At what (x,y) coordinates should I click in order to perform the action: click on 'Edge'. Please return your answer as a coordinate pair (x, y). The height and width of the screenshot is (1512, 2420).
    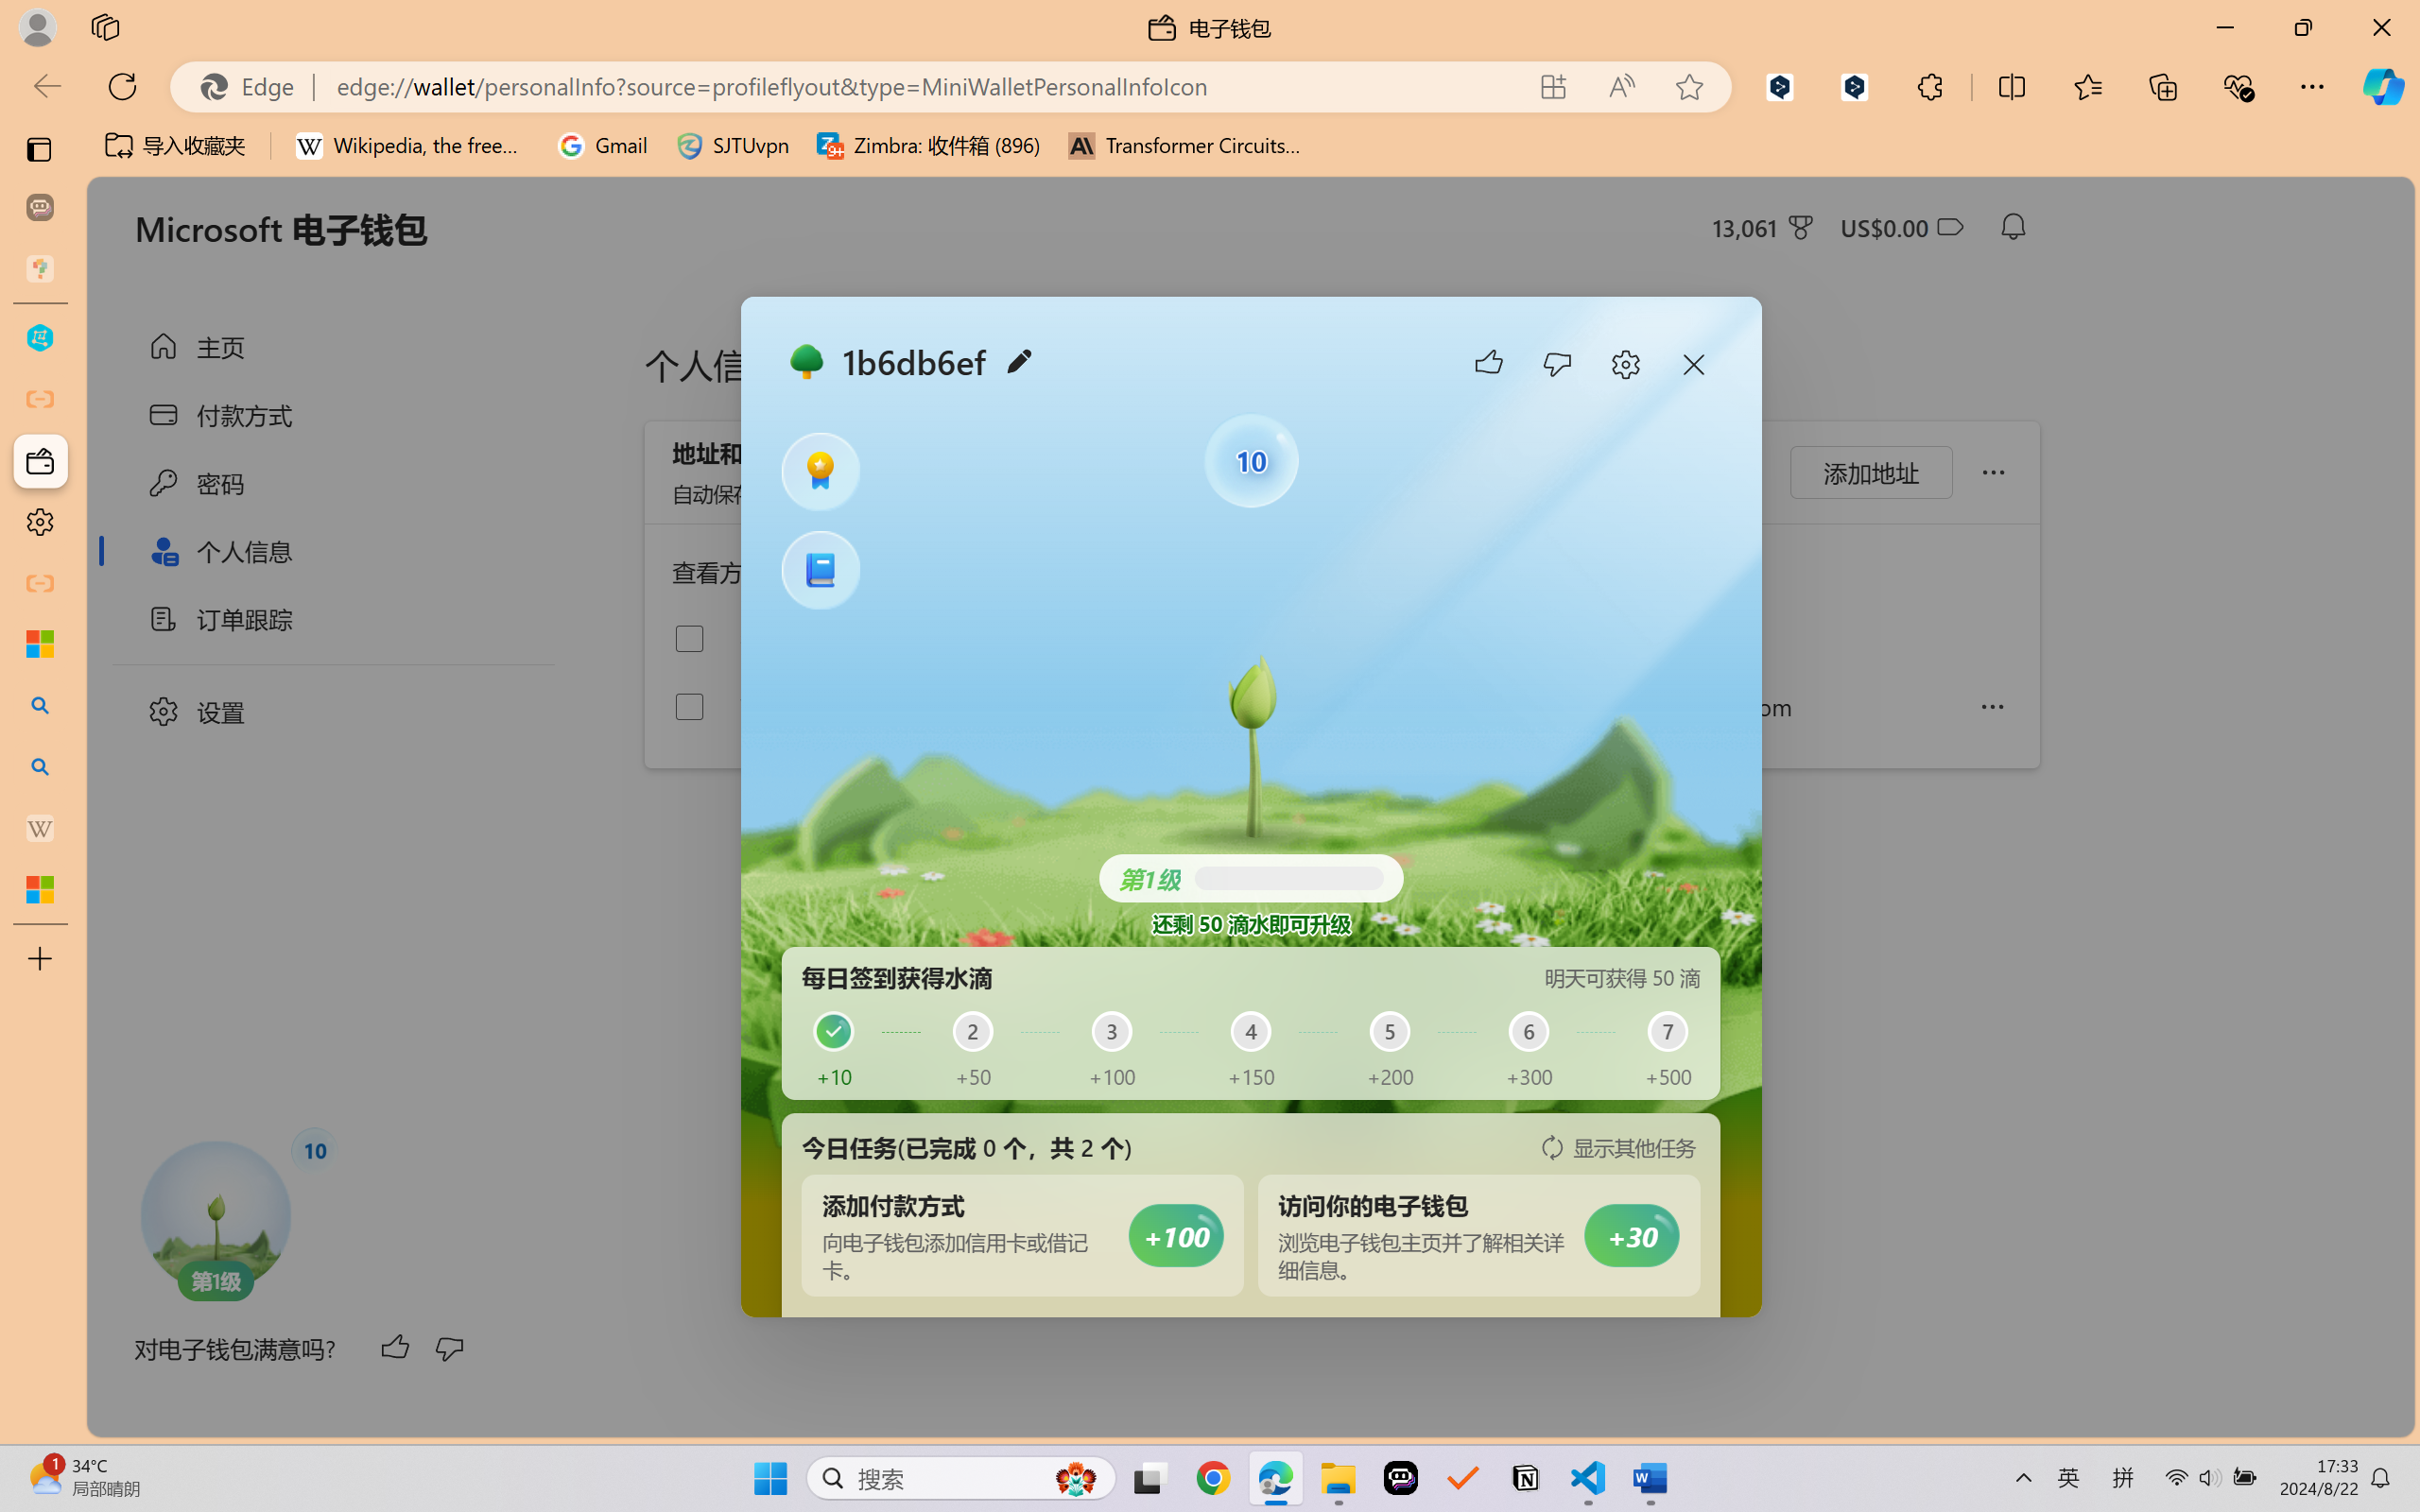
    Looking at the image, I should click on (254, 86).